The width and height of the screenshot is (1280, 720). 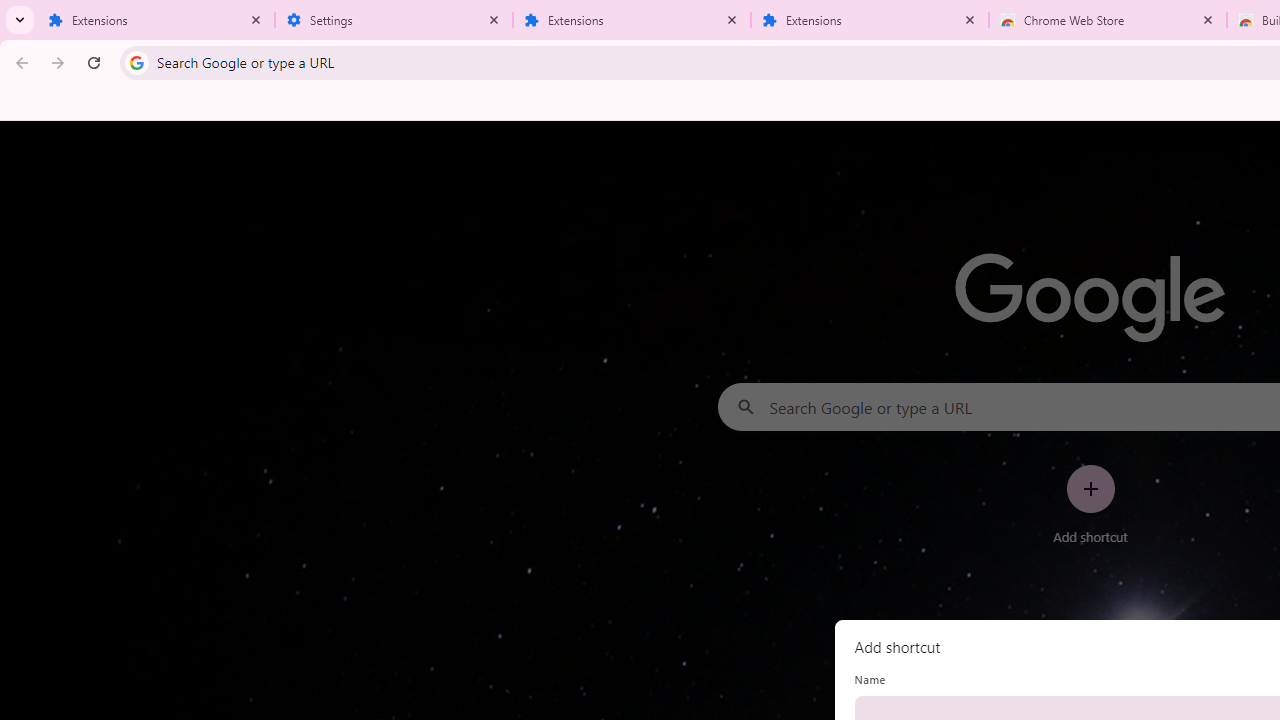 What do you see at coordinates (394, 20) in the screenshot?
I see `'Settings'` at bounding box center [394, 20].